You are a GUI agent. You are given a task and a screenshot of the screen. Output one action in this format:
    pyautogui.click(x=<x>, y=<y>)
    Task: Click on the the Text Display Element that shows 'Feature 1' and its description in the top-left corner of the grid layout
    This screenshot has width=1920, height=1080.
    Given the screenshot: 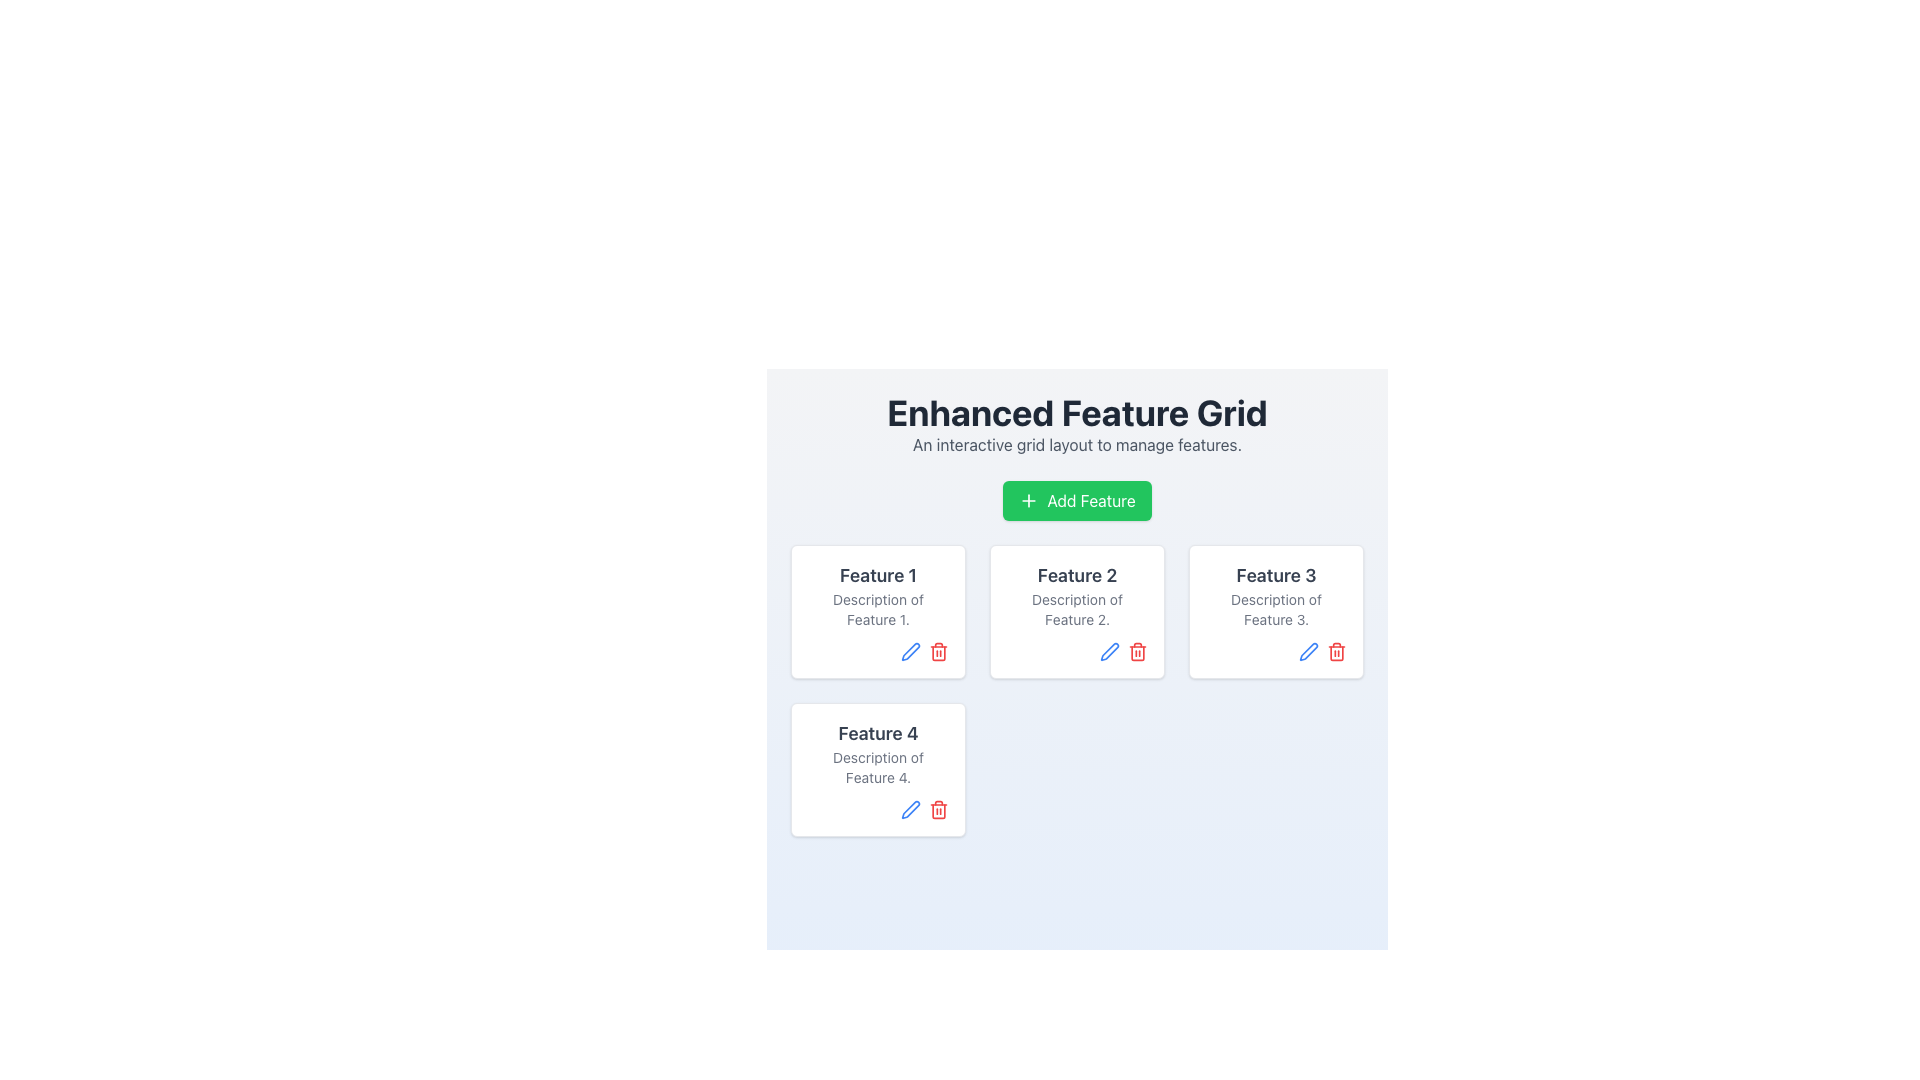 What is the action you would take?
    pyautogui.click(x=878, y=595)
    